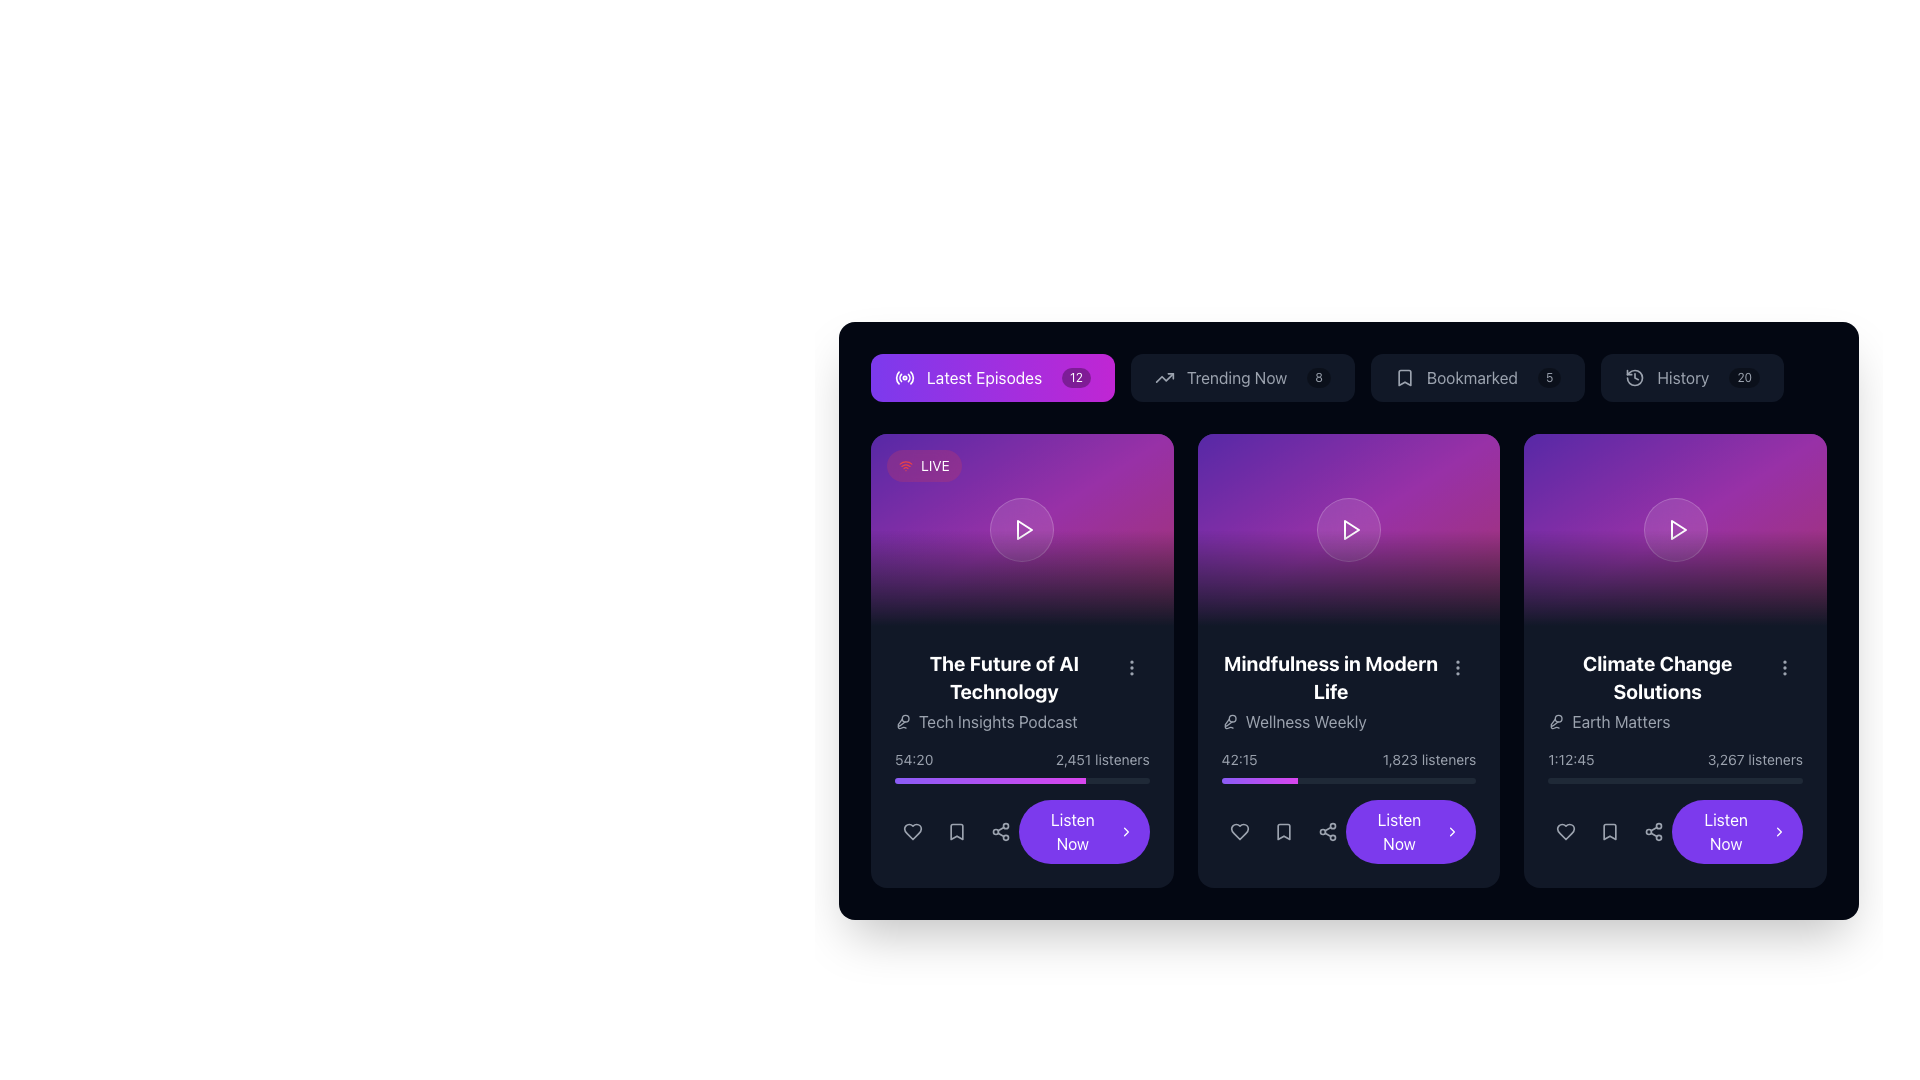 This screenshot has height=1080, width=1920. Describe the element at coordinates (1348, 528) in the screenshot. I see `the circular button with a semi-transparent dark overlay and a white play icon located in the middle of the card to play the content` at that location.